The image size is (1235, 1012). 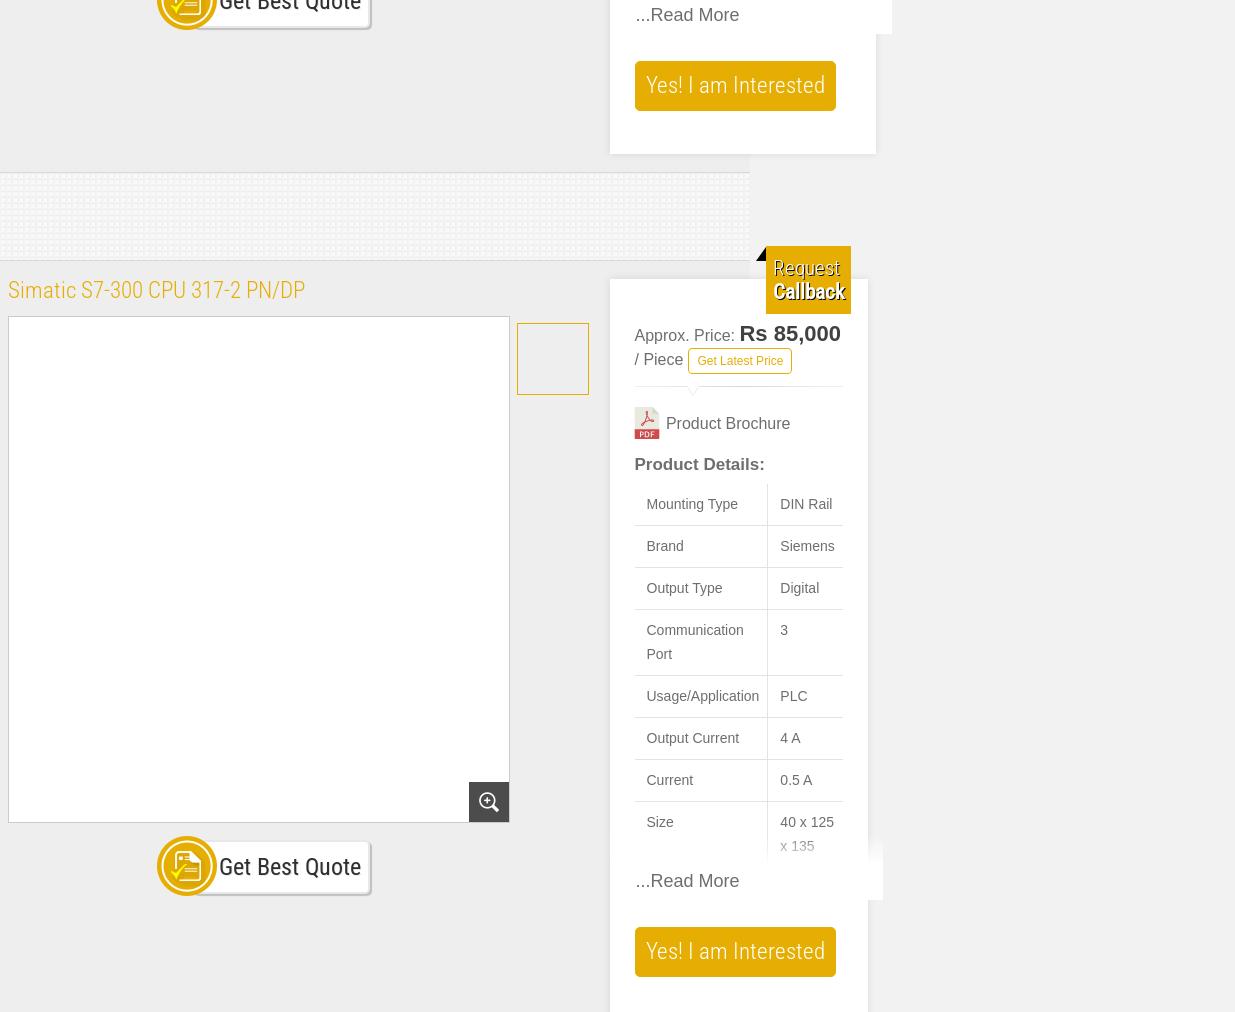 What do you see at coordinates (154, 289) in the screenshot?
I see `'Simatic S7-300 CPU 317-2 PN/DP'` at bounding box center [154, 289].